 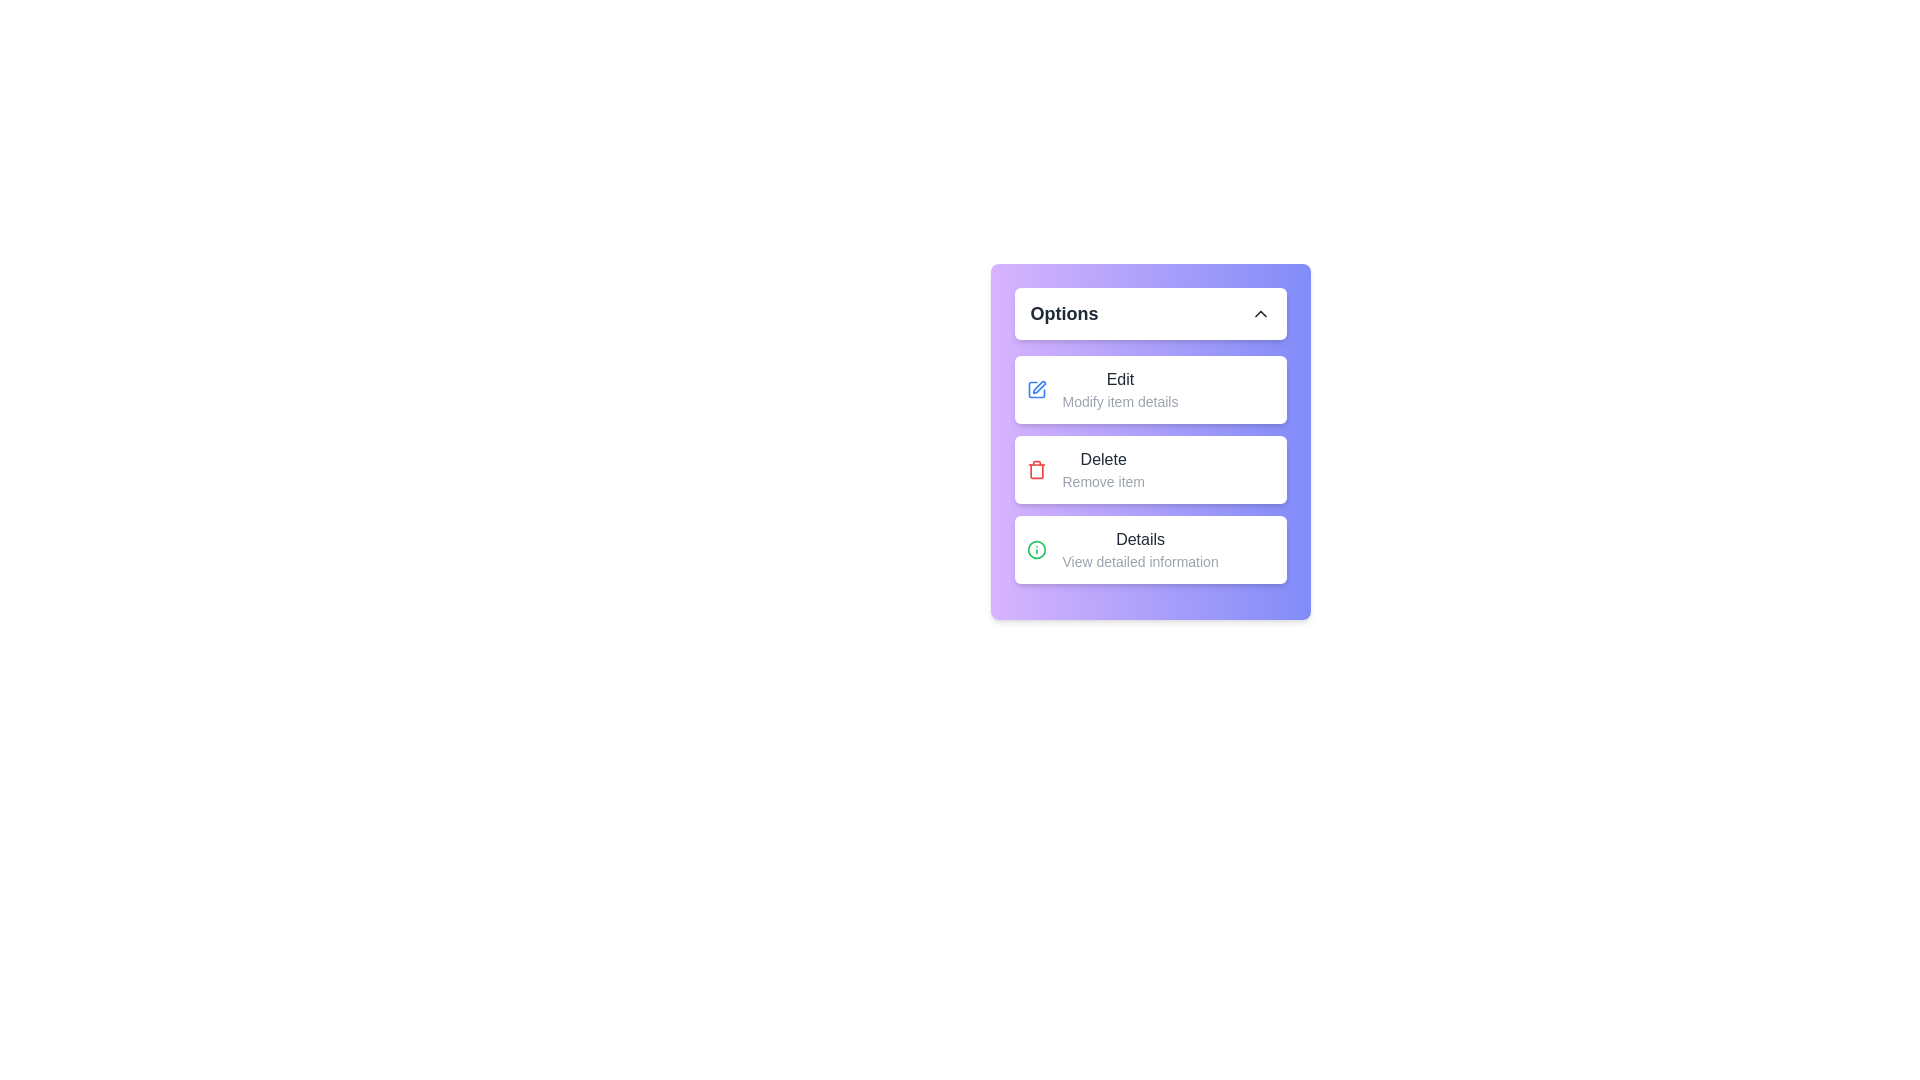 I want to click on the menu item Edit from the options, so click(x=1150, y=389).